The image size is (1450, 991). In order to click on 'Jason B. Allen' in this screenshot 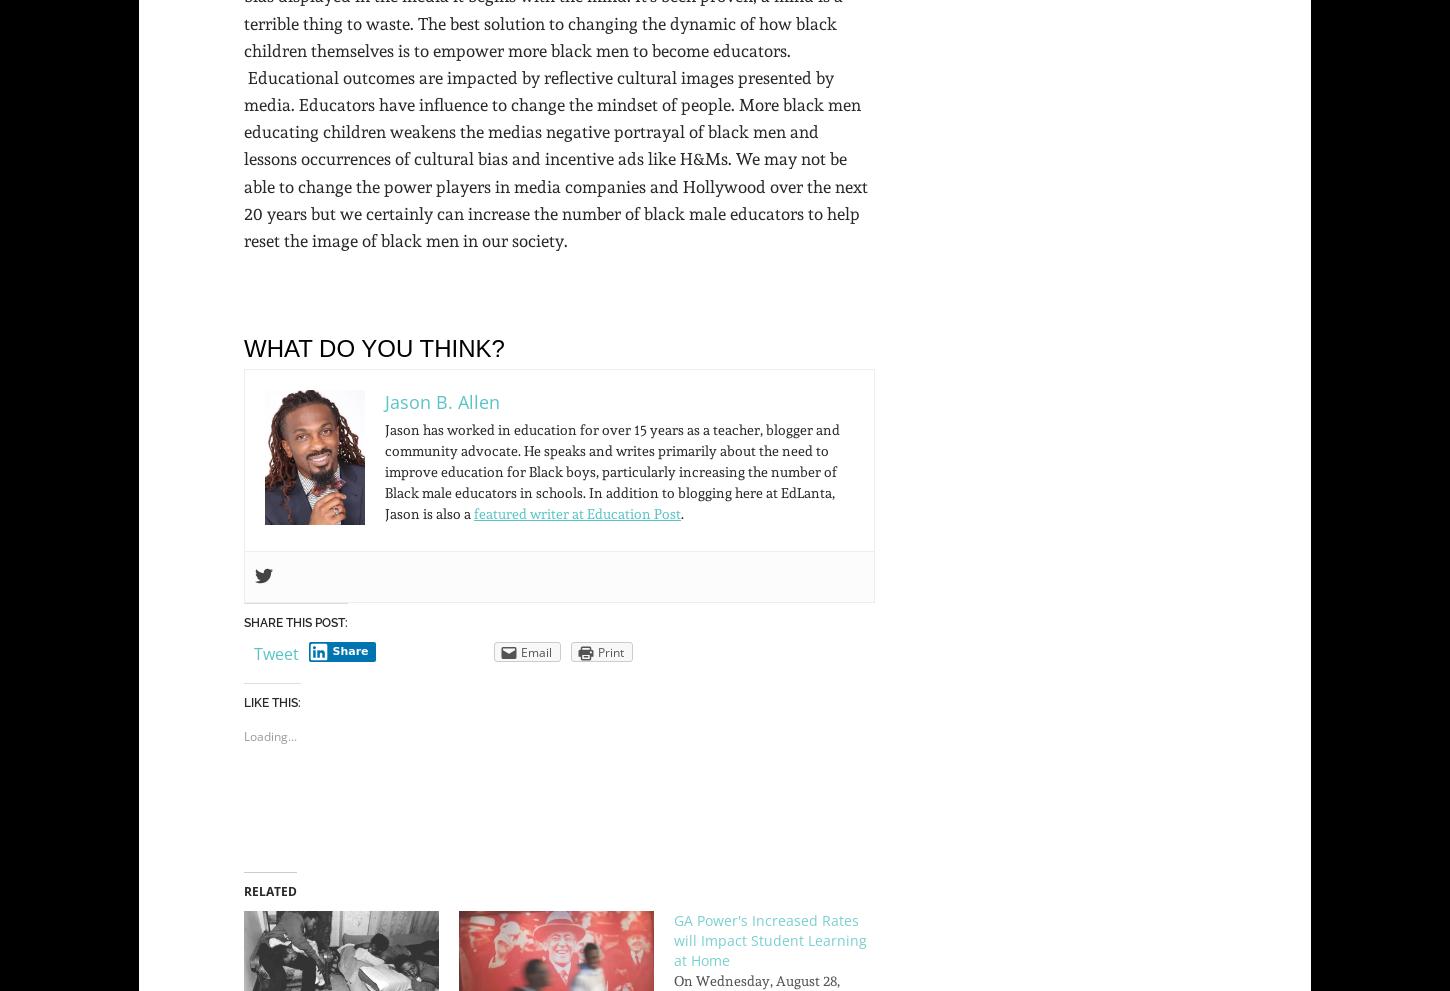, I will do `click(441, 399)`.